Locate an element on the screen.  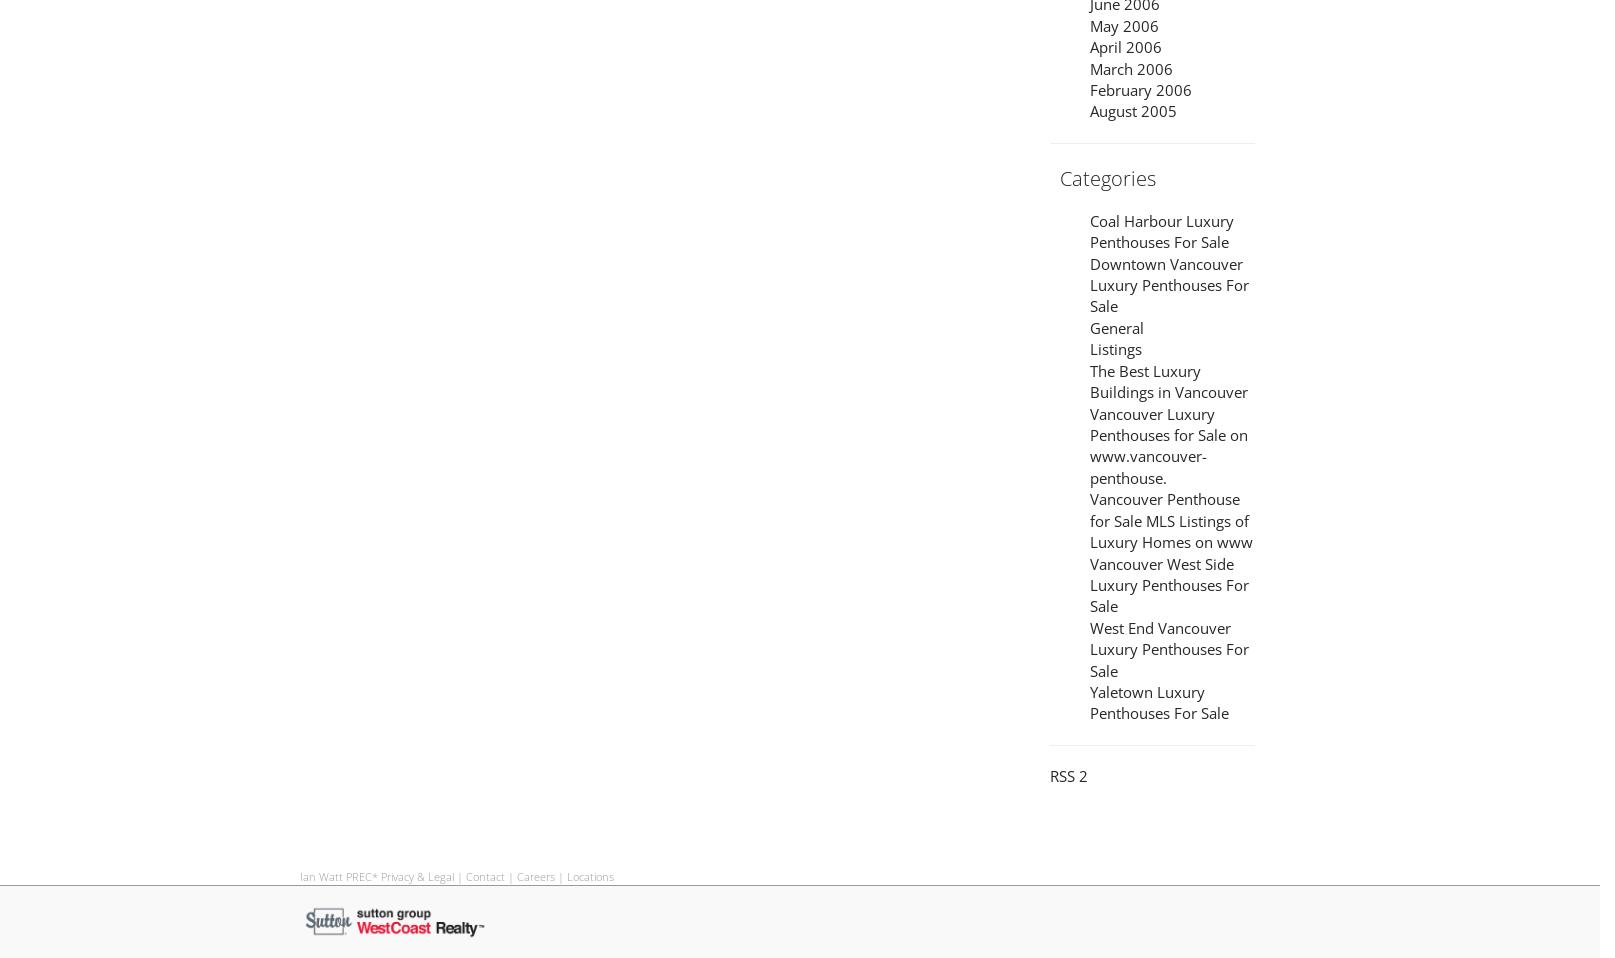
'April 2006' is located at coordinates (1125, 46).